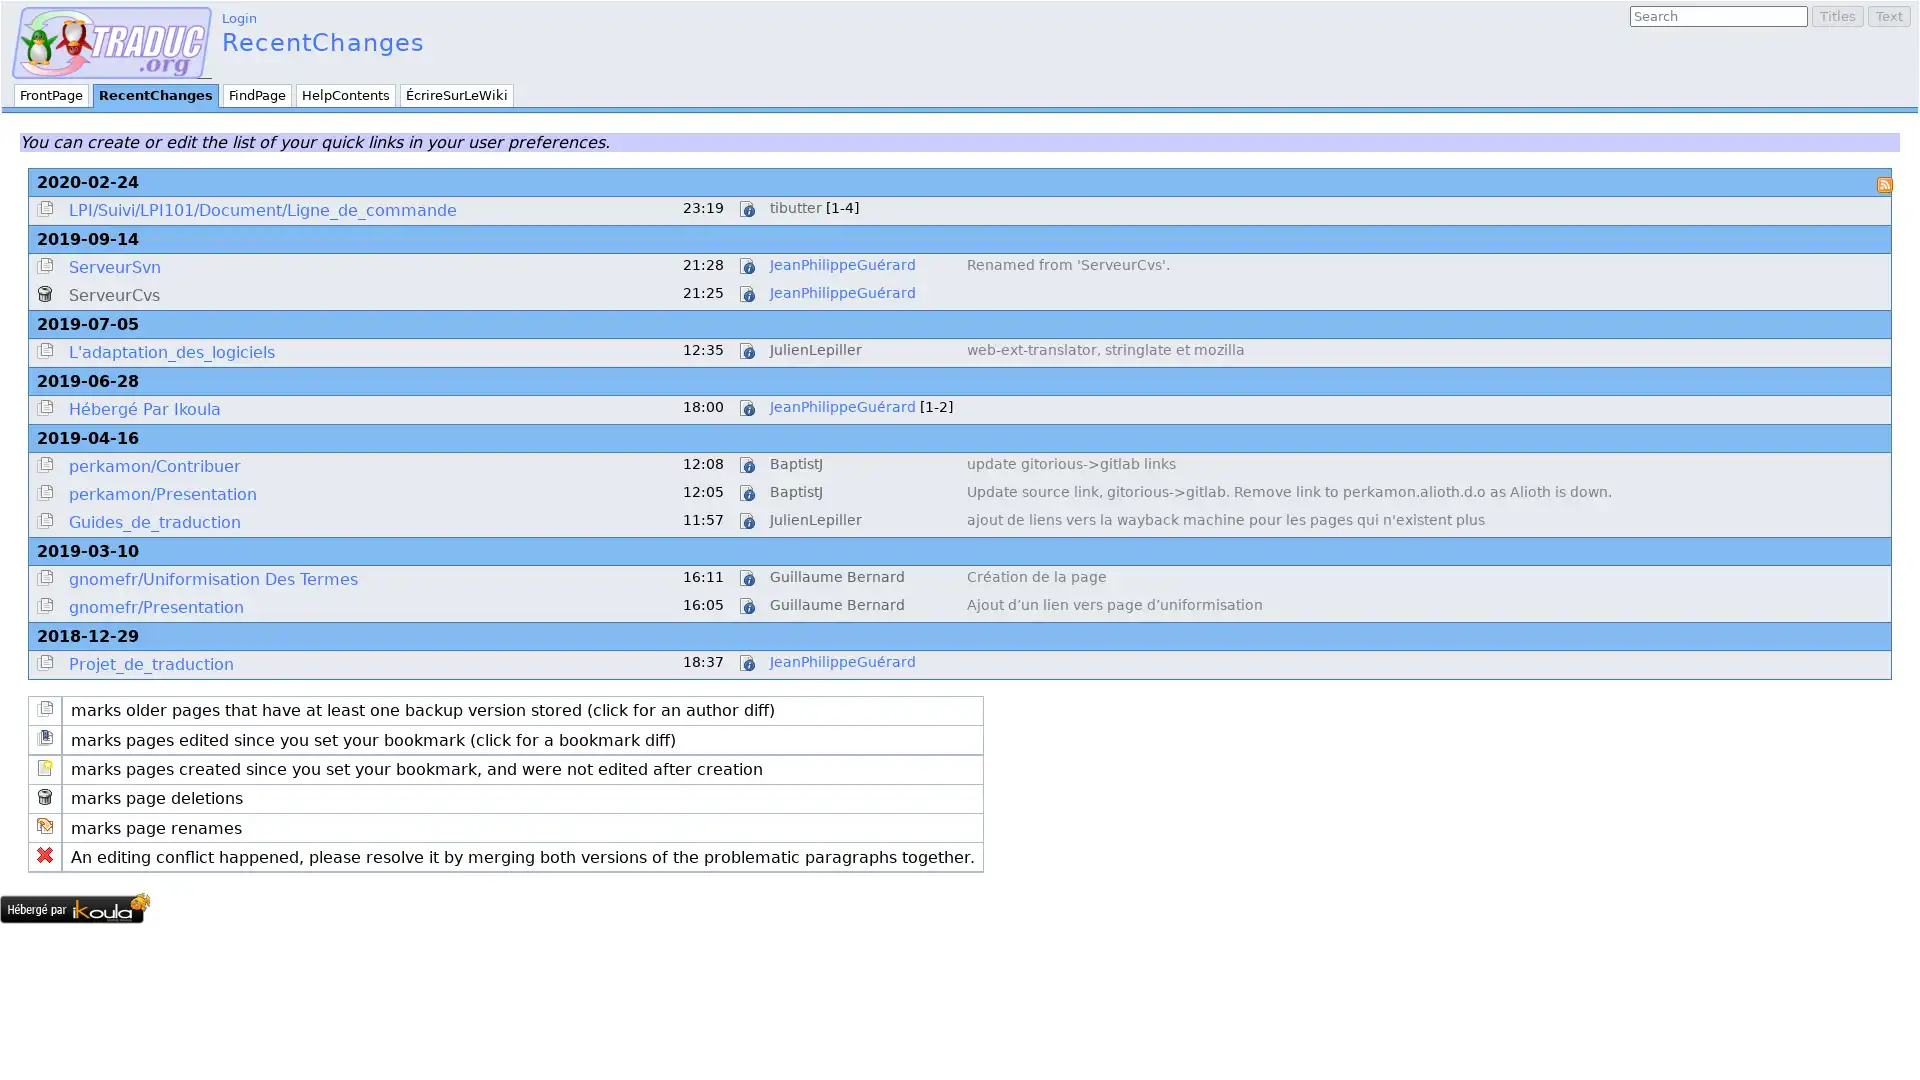  What do you see at coordinates (1888, 16) in the screenshot?
I see `Text` at bounding box center [1888, 16].